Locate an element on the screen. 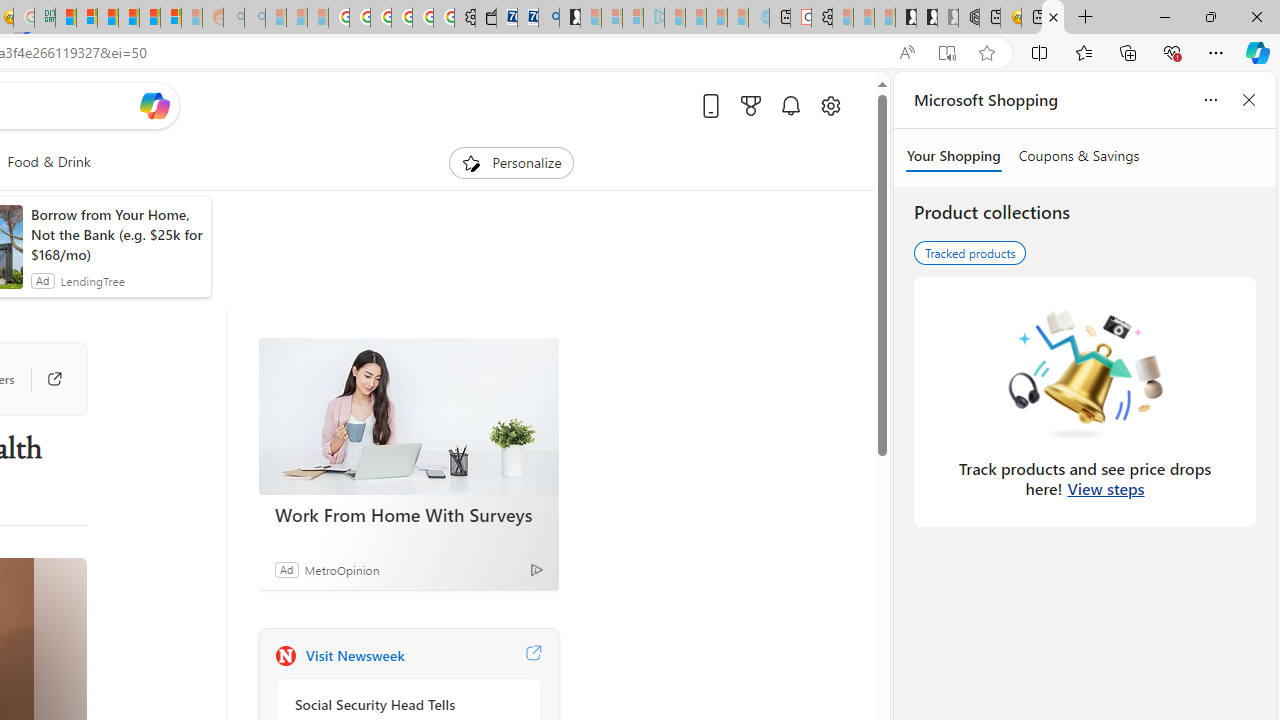  'Notifications' is located at coordinates (790, 105).